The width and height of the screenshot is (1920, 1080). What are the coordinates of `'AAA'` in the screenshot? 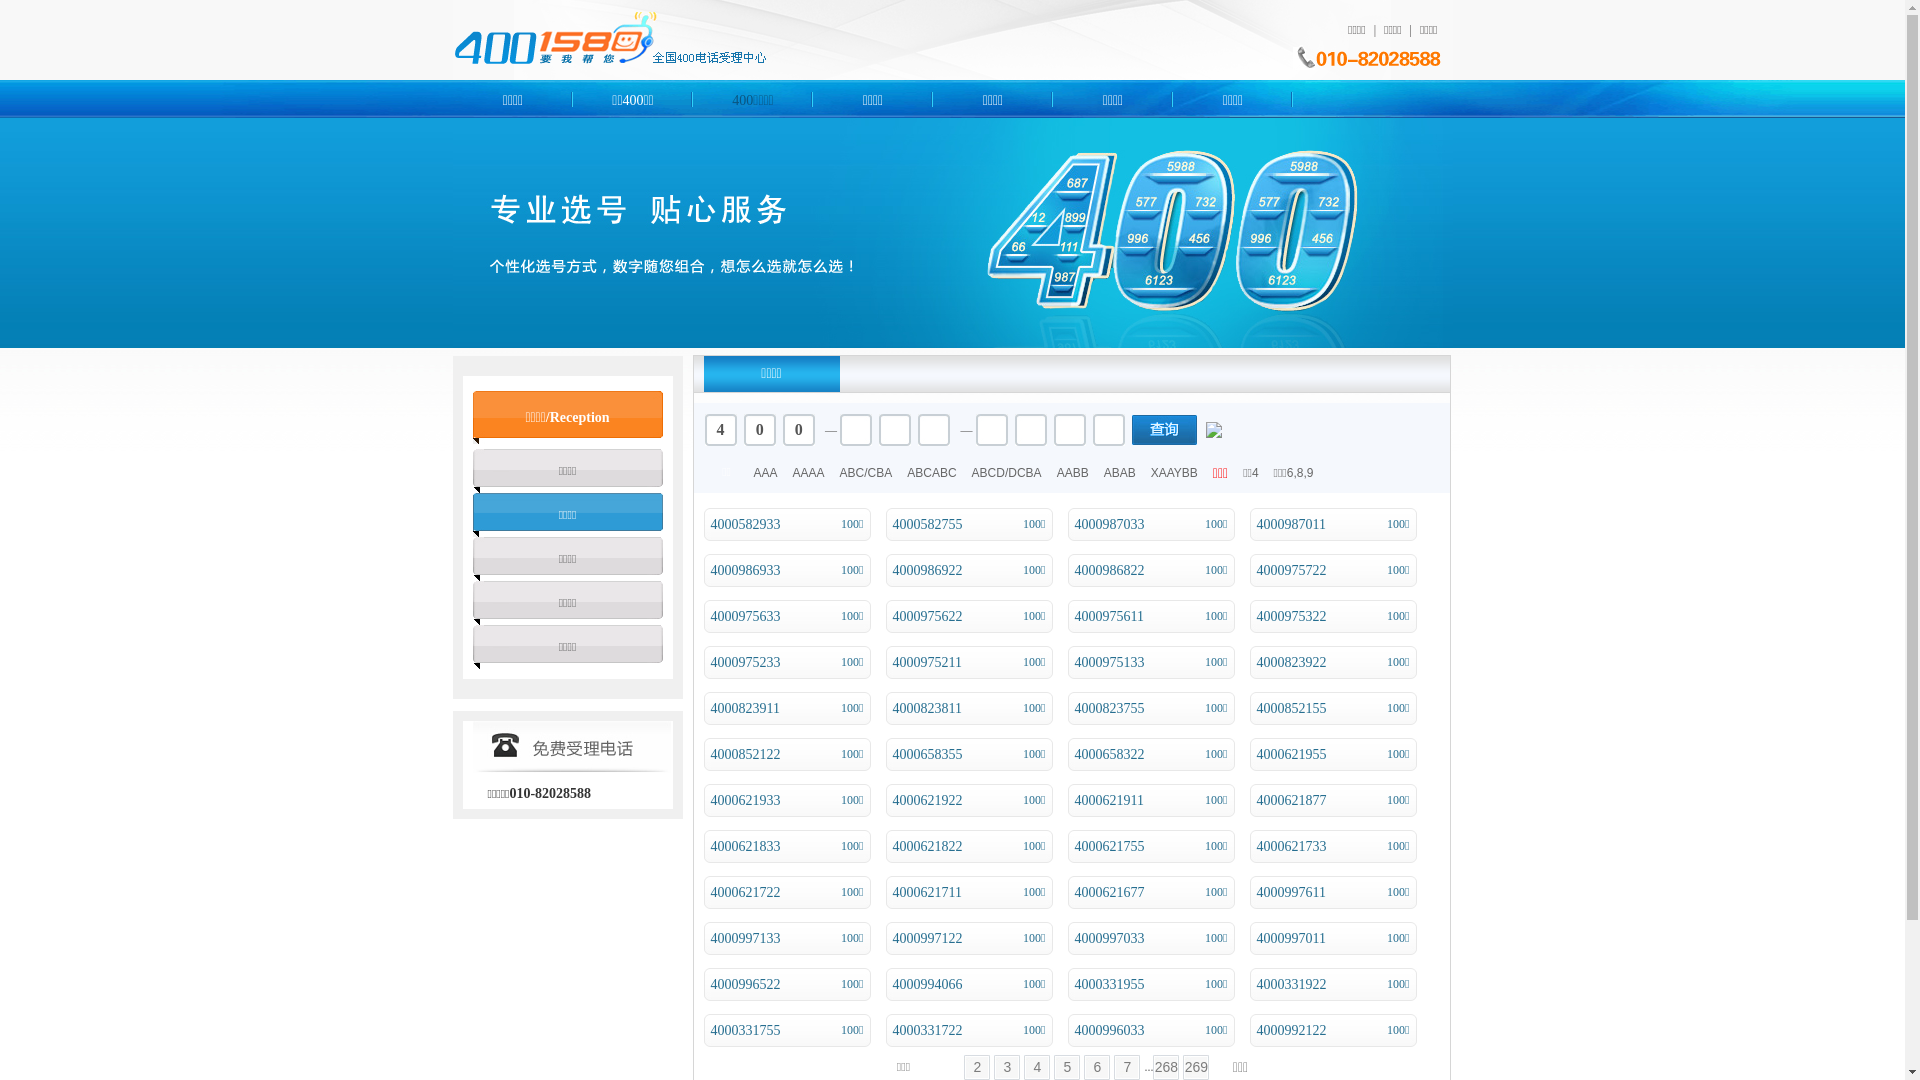 It's located at (765, 473).